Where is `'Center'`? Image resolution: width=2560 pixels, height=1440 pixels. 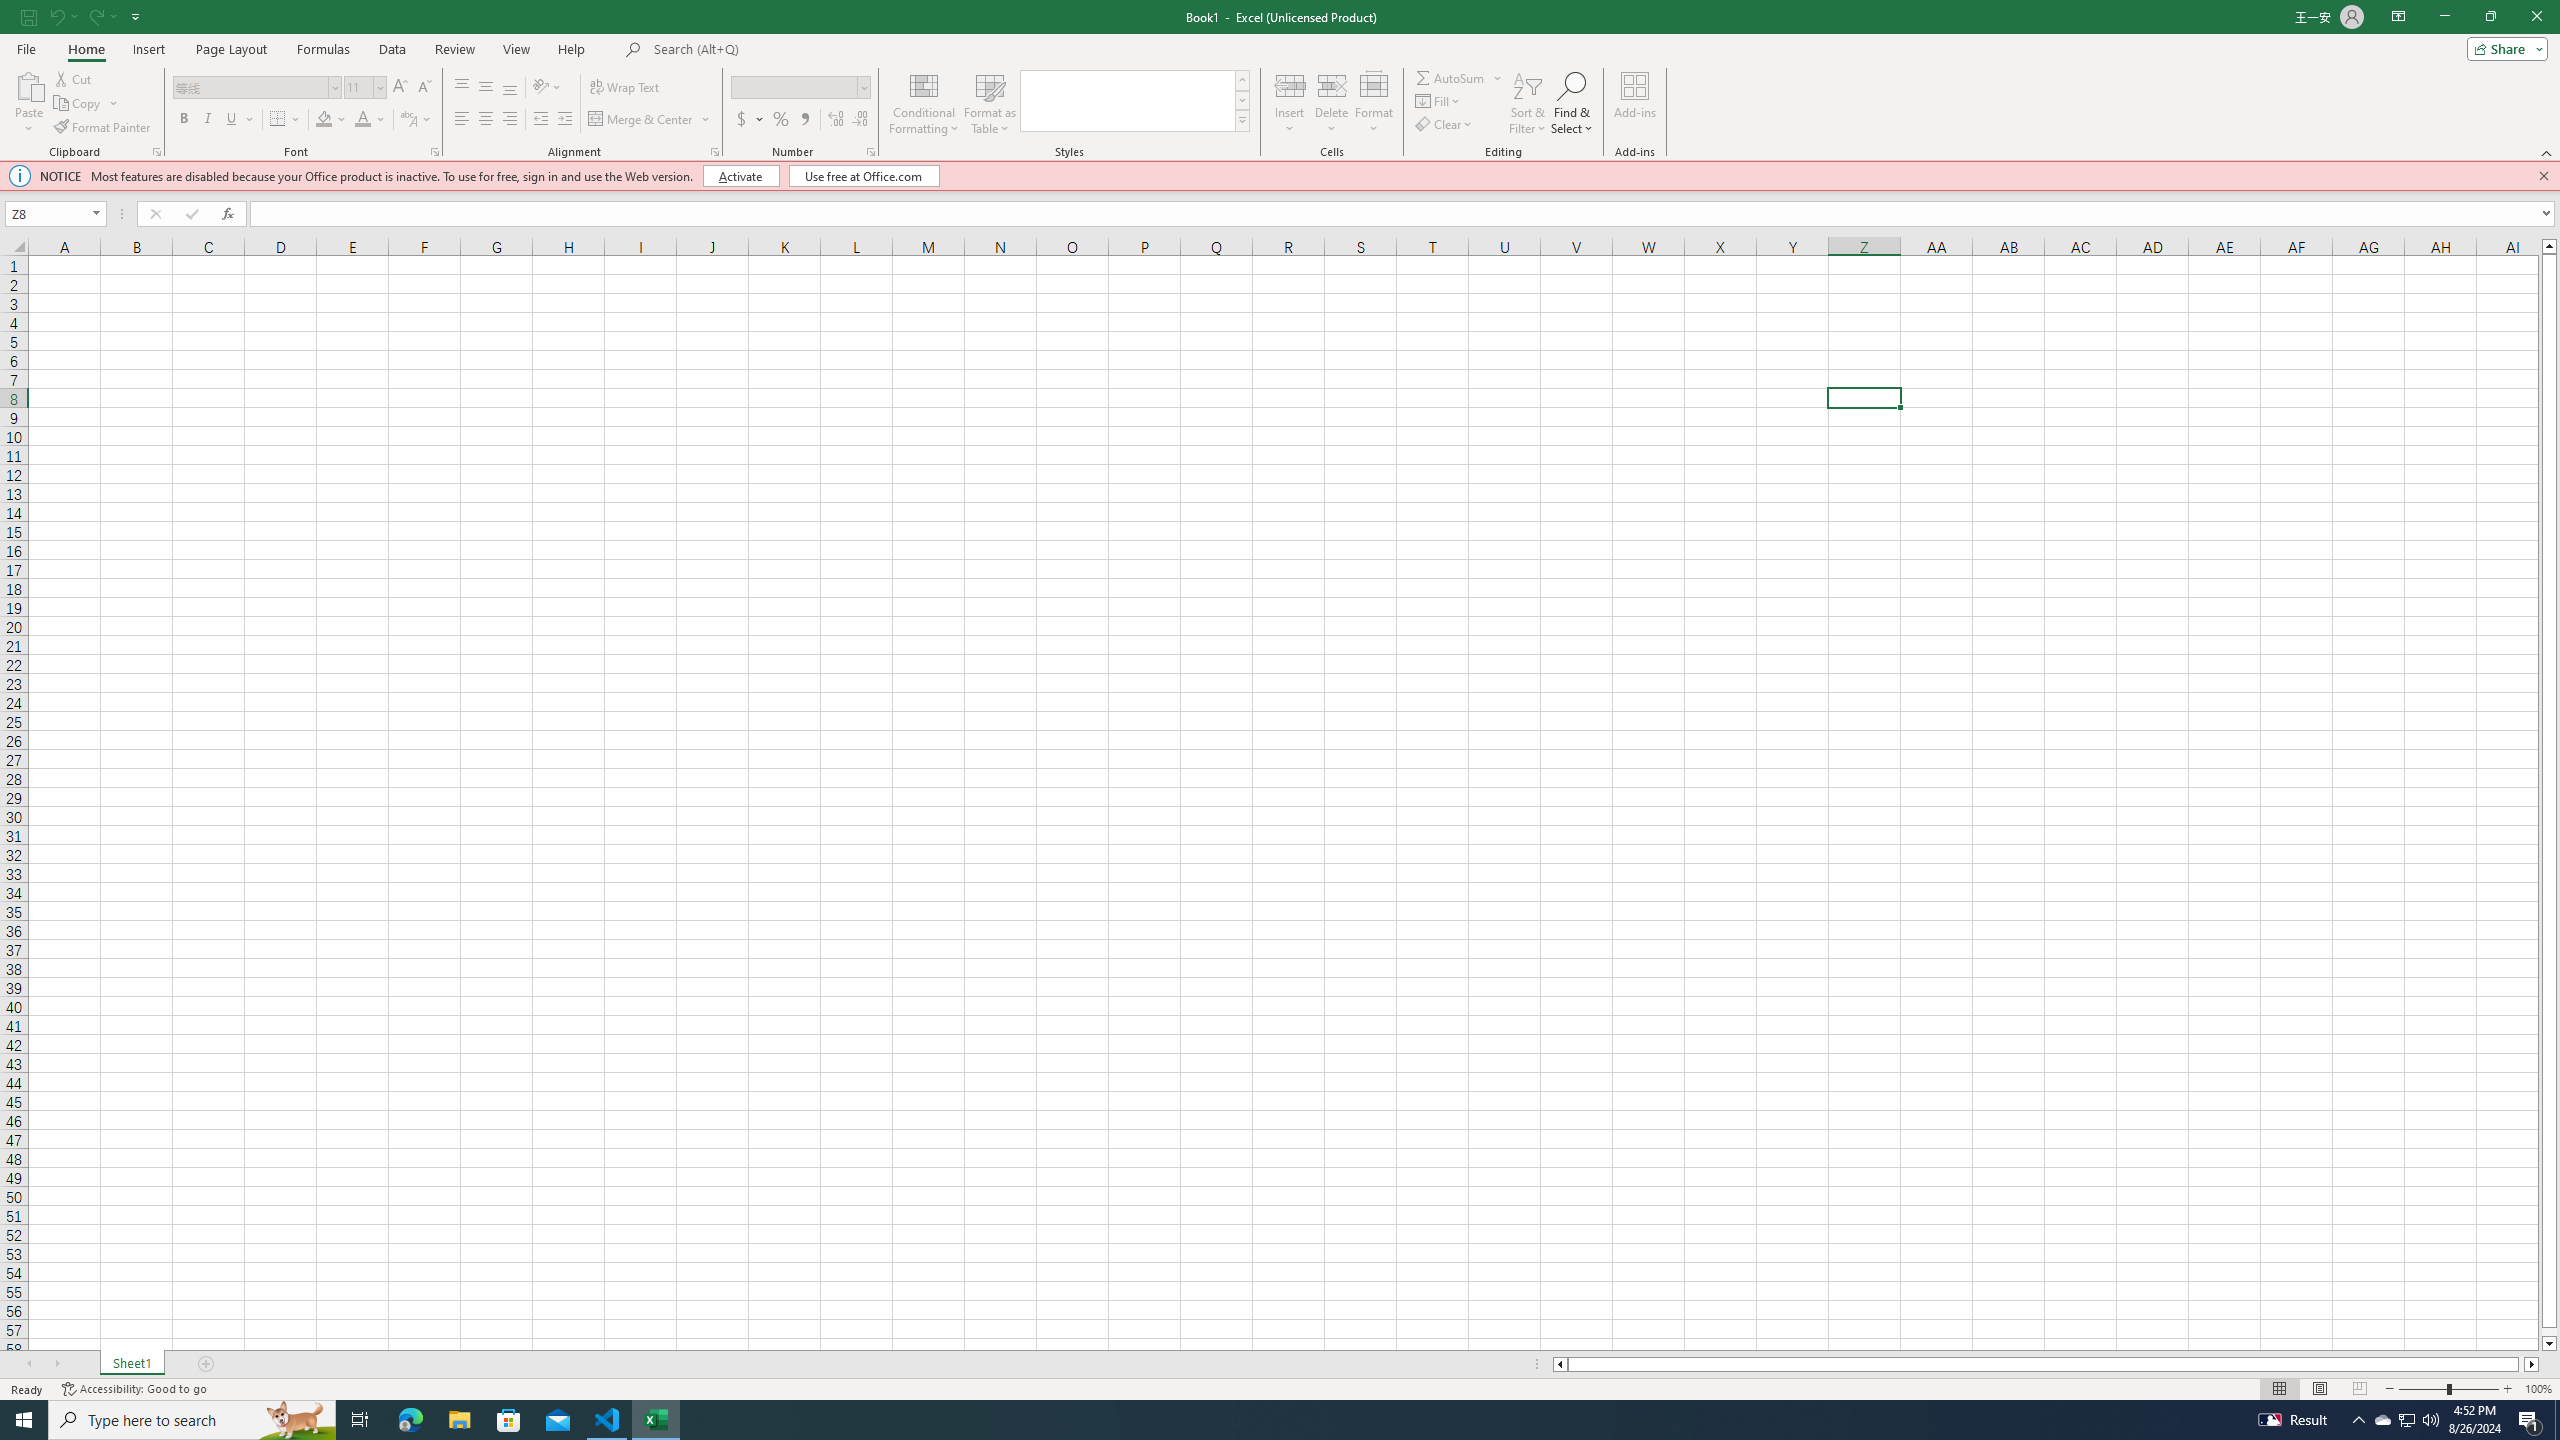
'Center' is located at coordinates (485, 118).